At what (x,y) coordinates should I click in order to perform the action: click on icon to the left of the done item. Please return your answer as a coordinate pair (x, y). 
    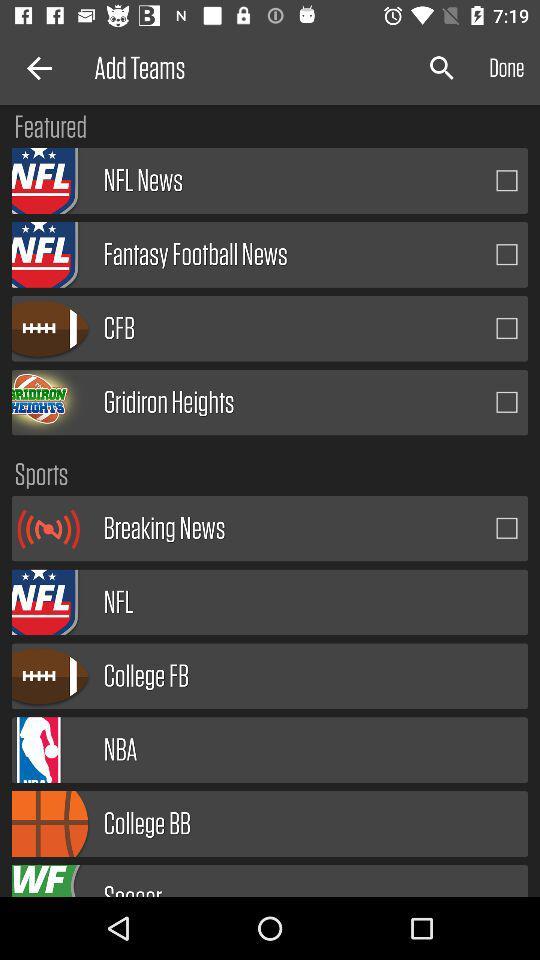
    Looking at the image, I should click on (442, 68).